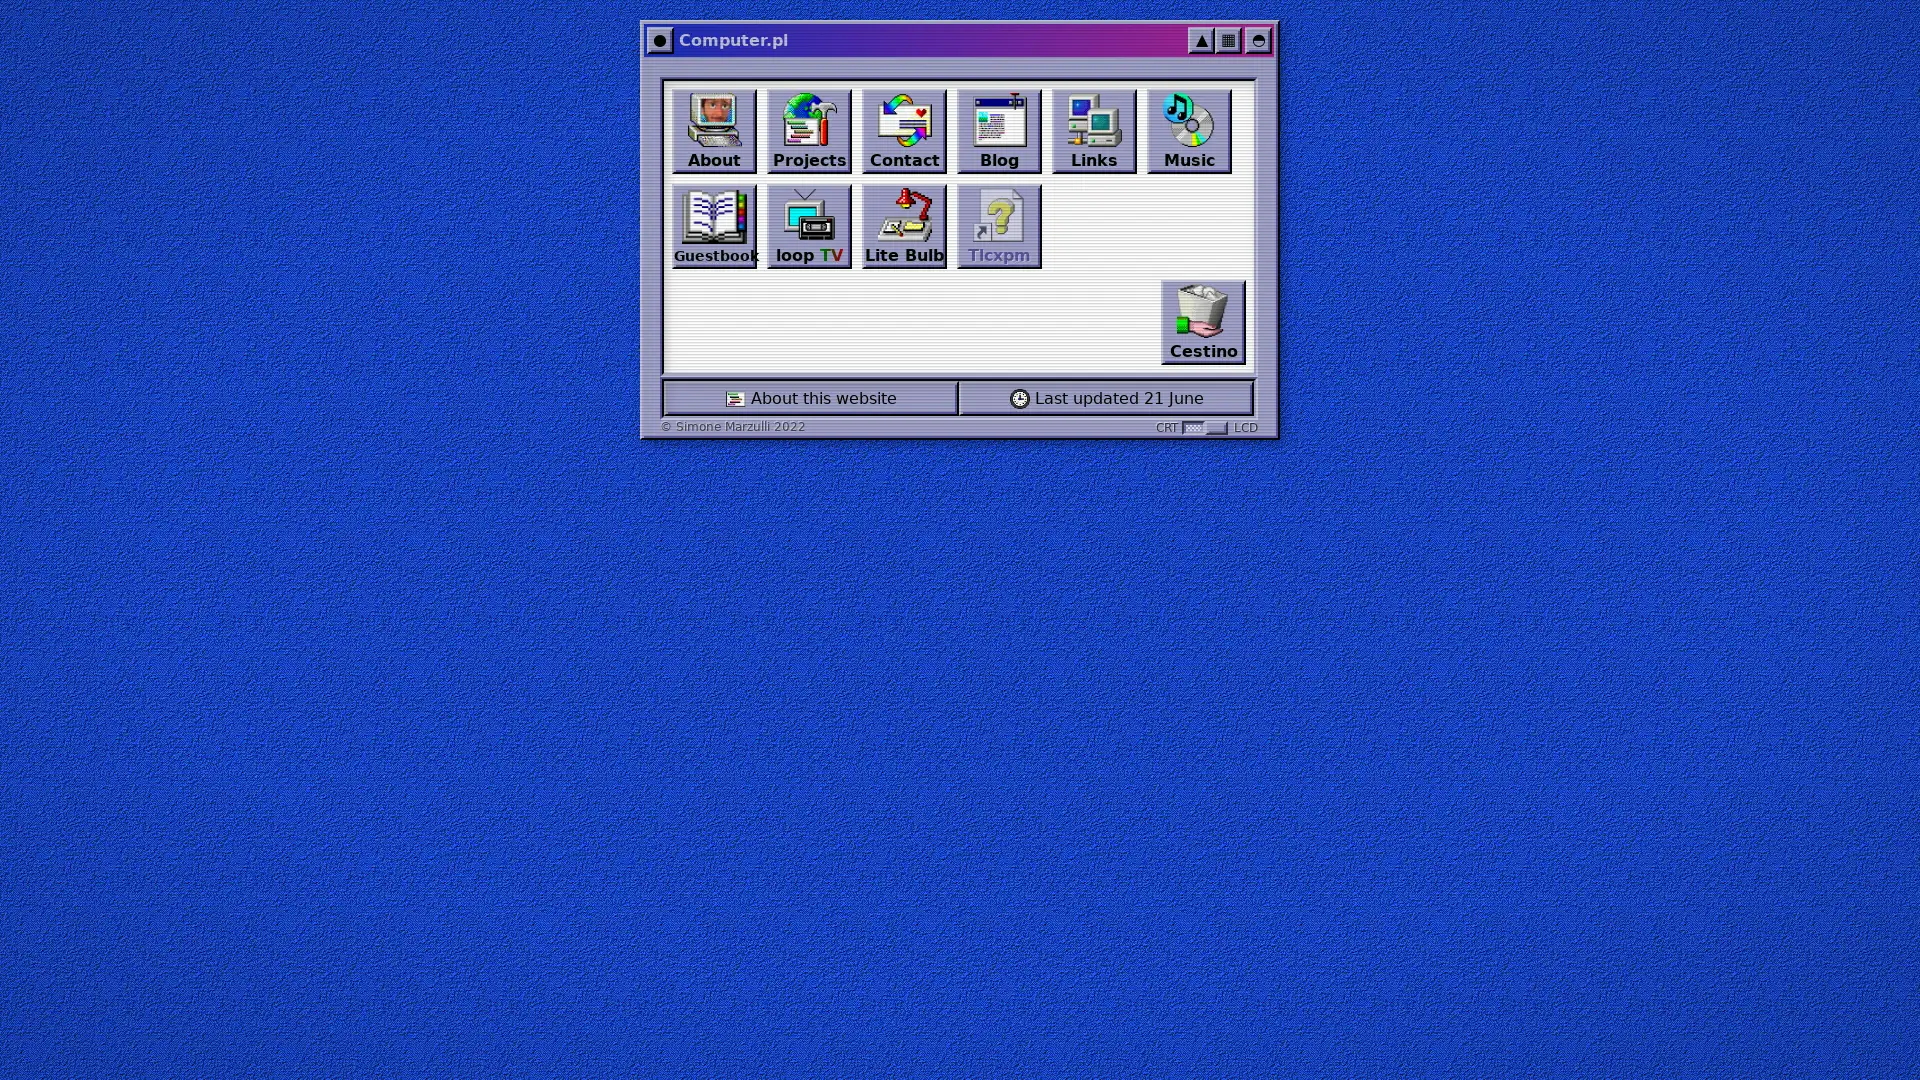  Describe the element at coordinates (903, 131) in the screenshot. I see `contact Contact` at that location.